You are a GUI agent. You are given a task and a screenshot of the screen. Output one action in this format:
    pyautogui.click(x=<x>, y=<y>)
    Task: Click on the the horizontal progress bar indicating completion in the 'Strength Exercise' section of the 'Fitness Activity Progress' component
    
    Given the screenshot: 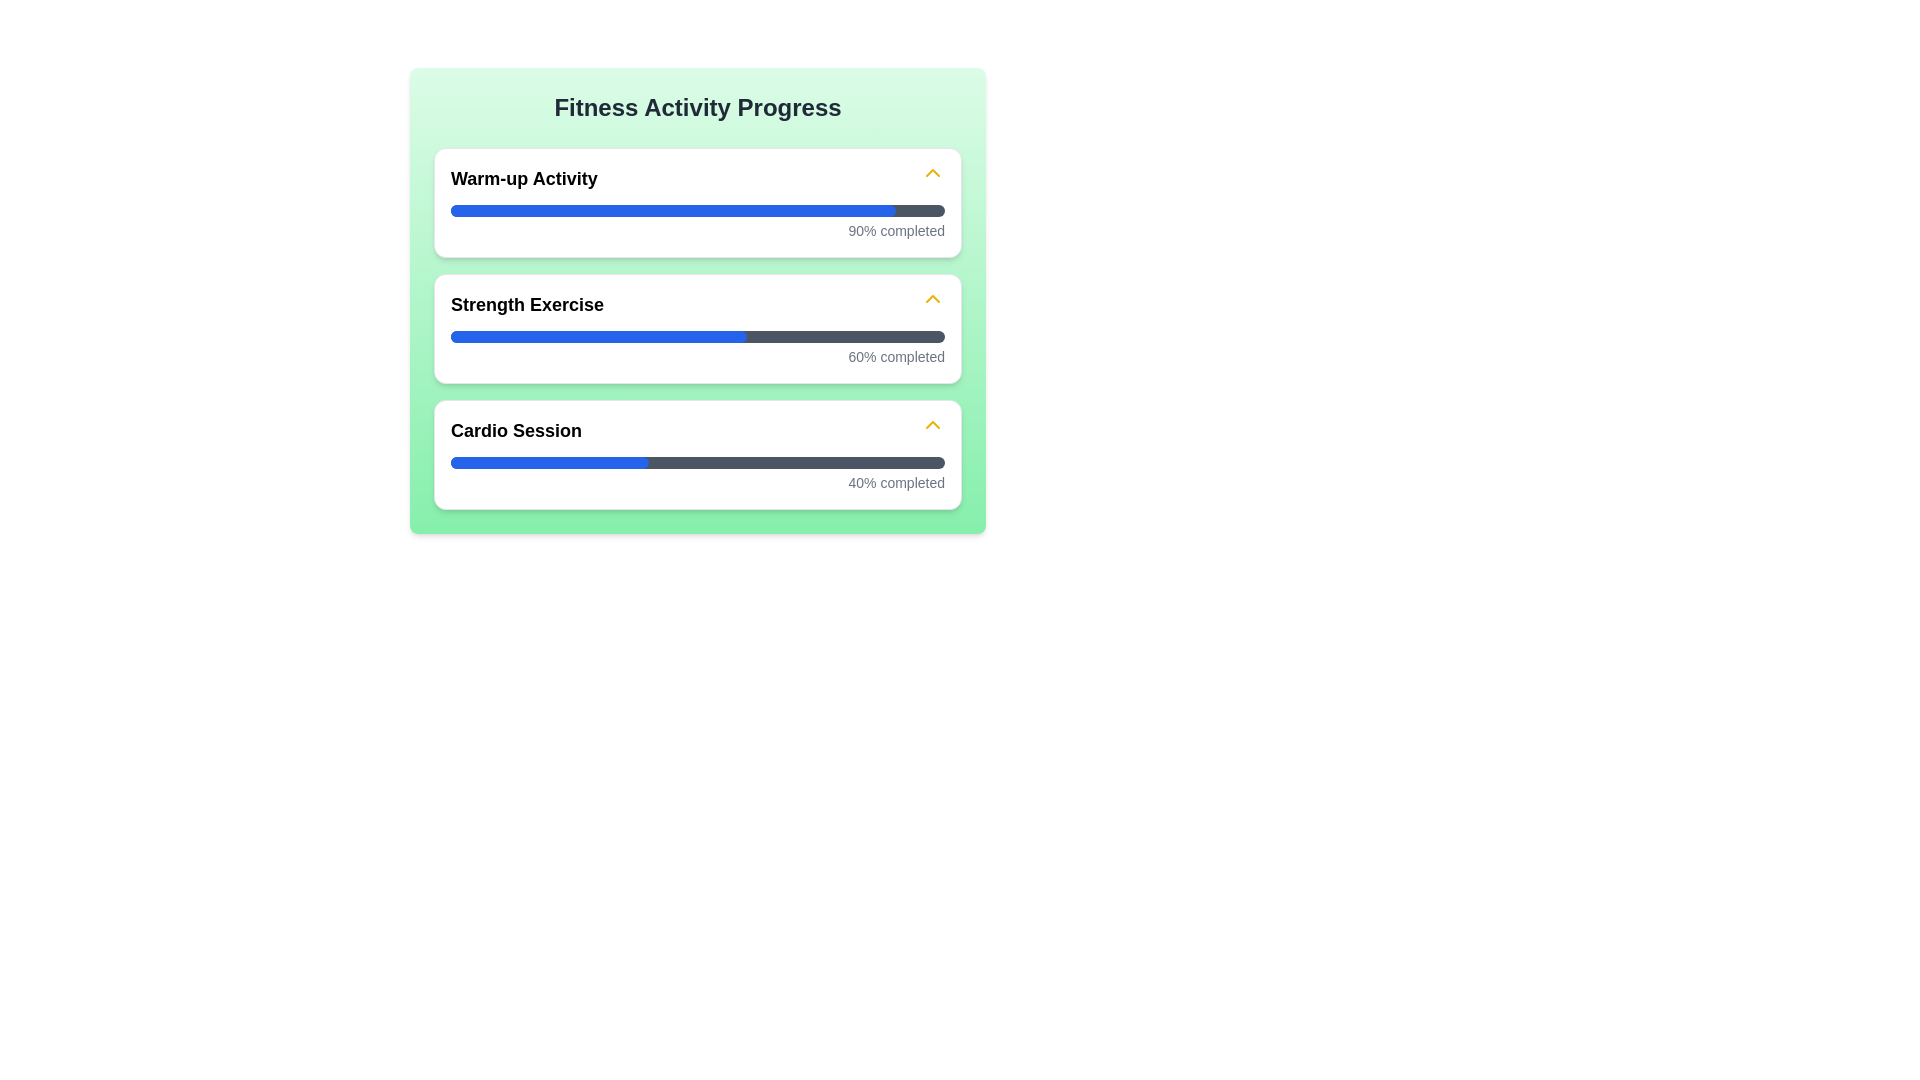 What is the action you would take?
    pyautogui.click(x=697, y=335)
    